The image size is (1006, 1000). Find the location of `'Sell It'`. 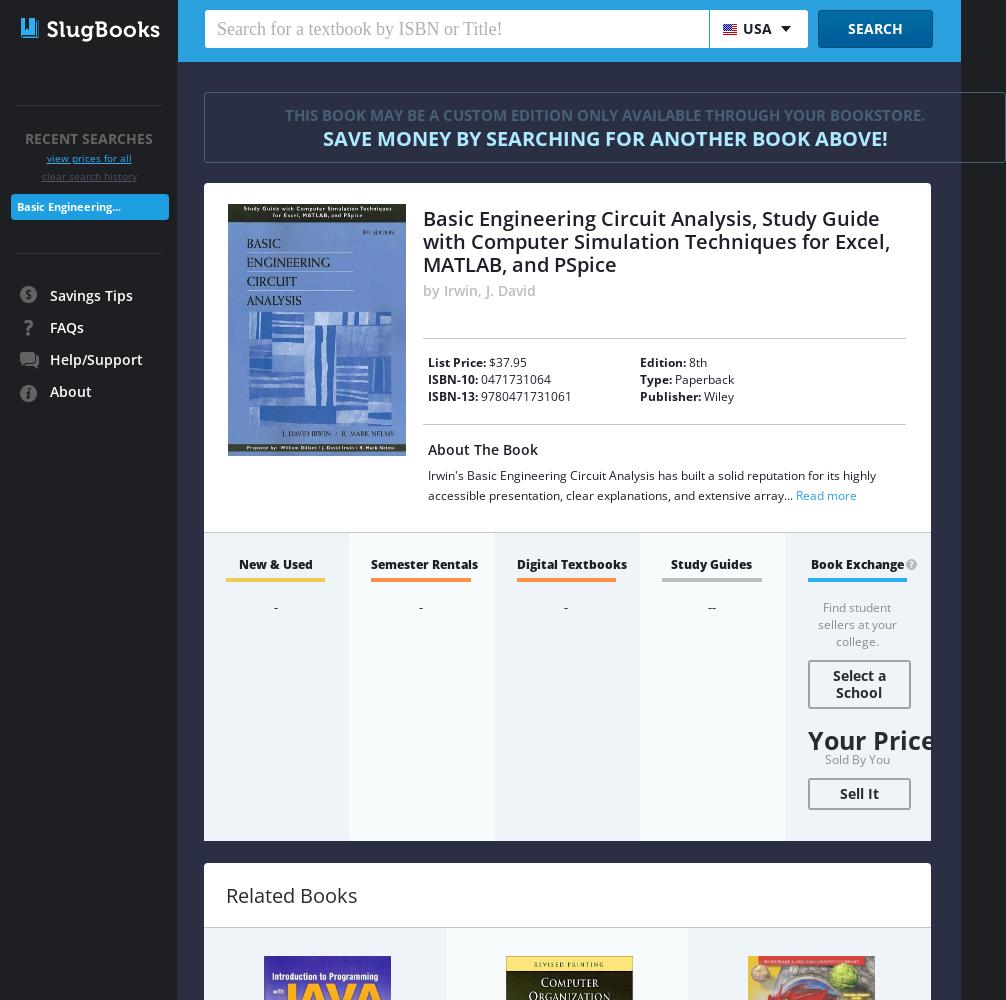

'Sell It' is located at coordinates (857, 793).